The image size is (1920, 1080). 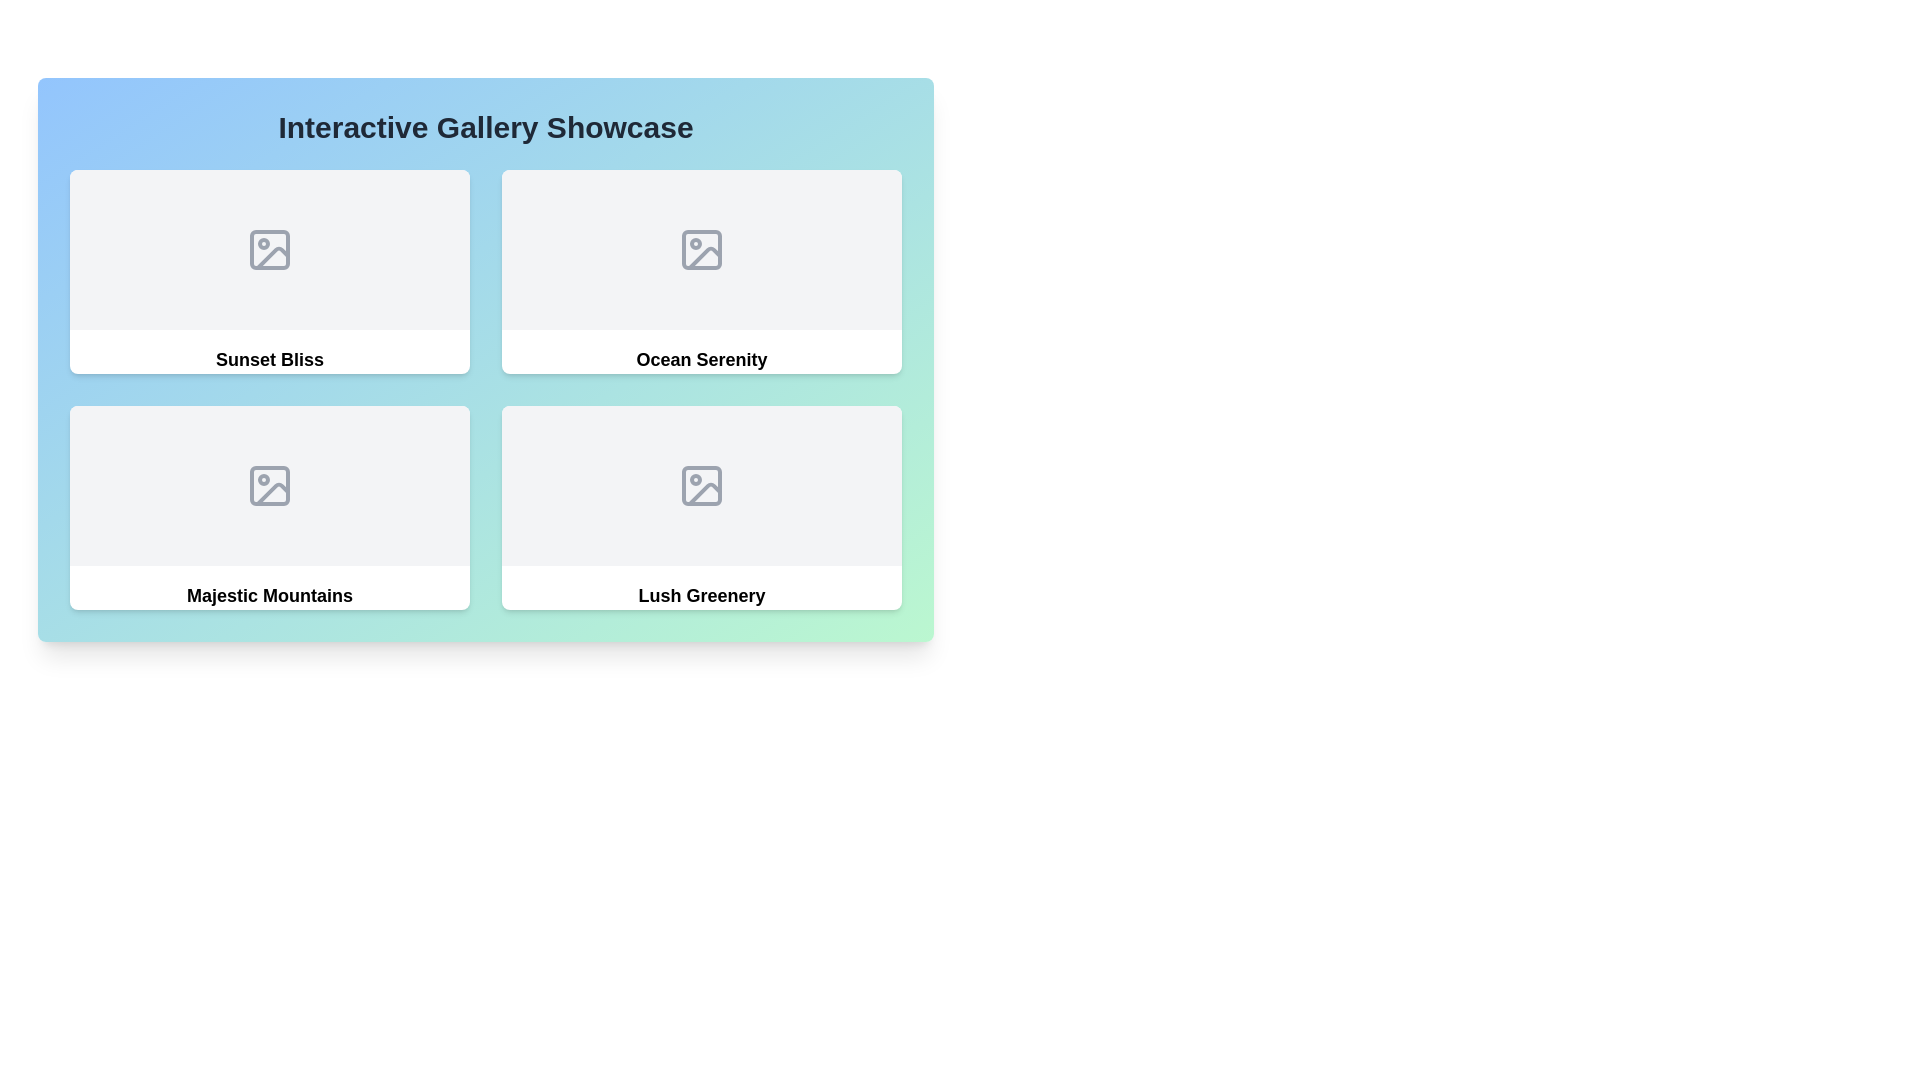 I want to click on the 'Lush Greenery' interactive card located, so click(x=701, y=507).